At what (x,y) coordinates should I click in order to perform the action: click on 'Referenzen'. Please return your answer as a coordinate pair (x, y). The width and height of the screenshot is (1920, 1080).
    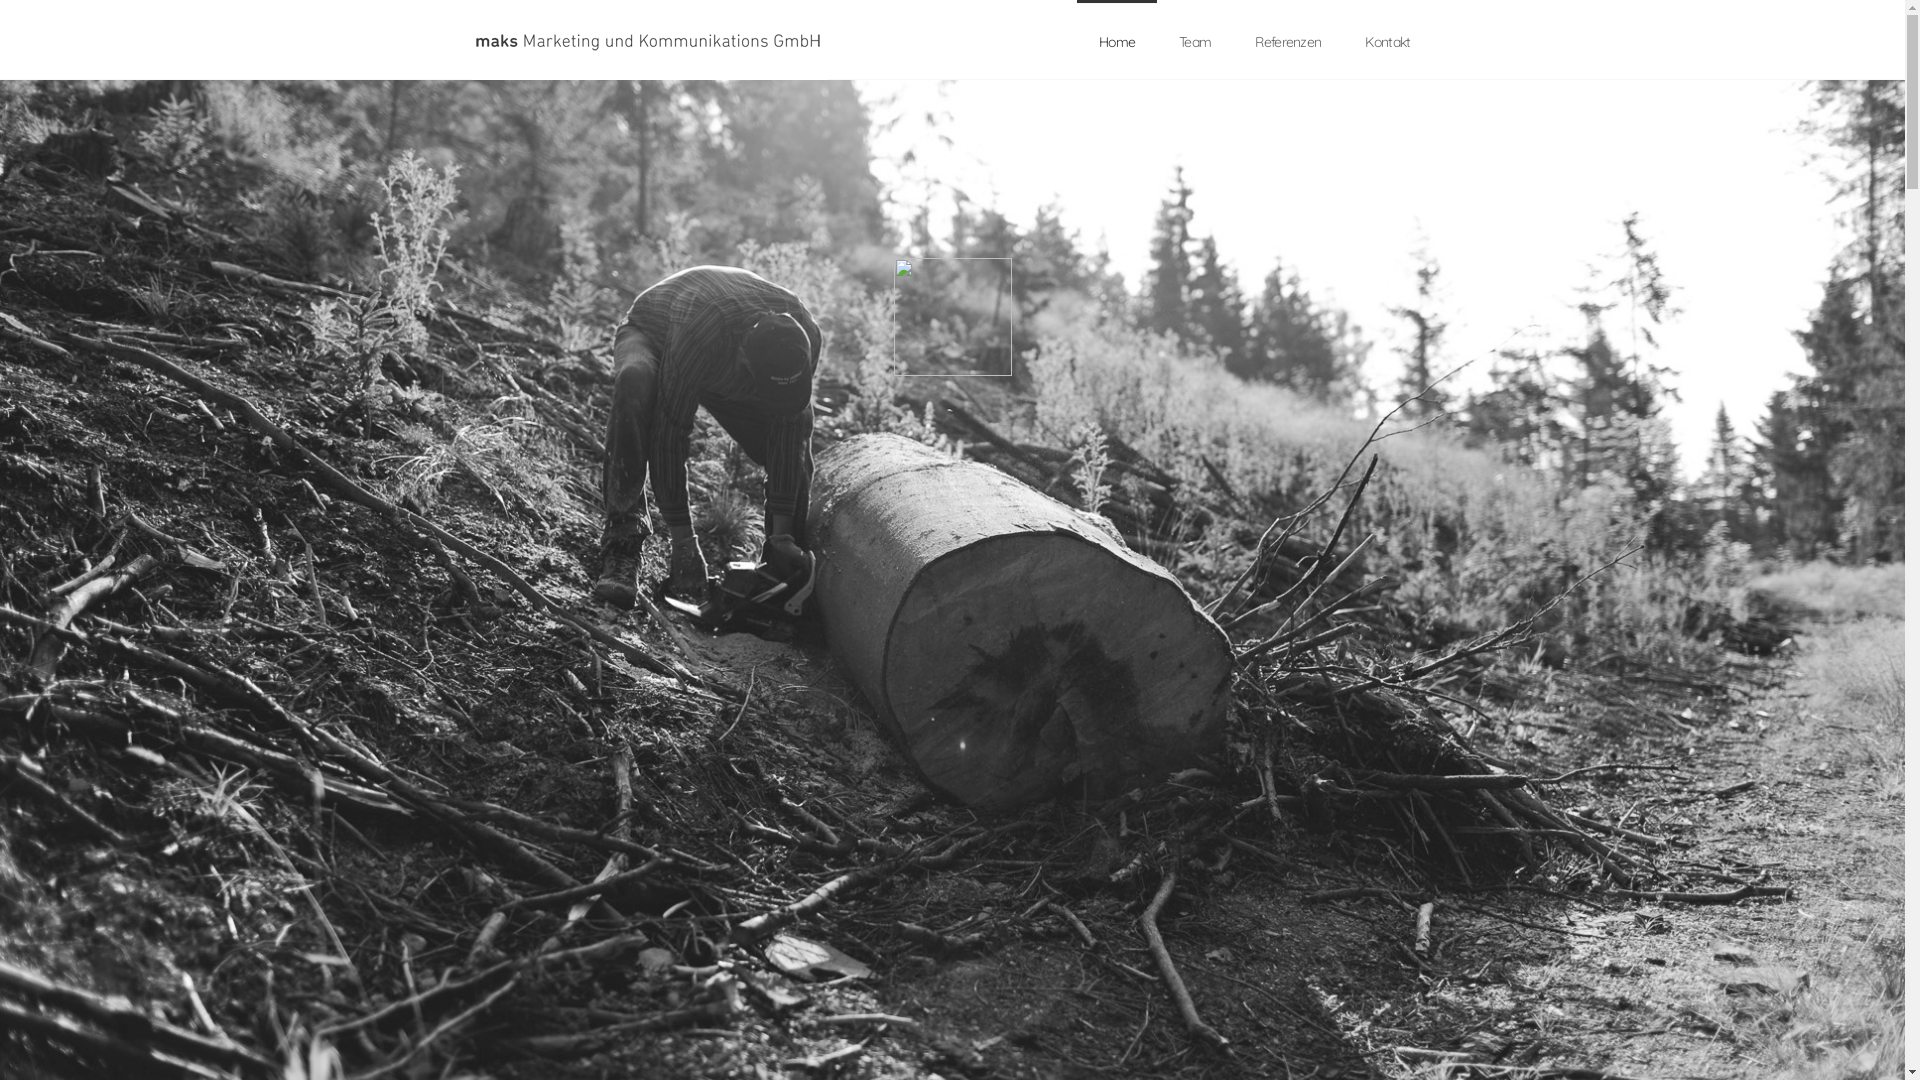
    Looking at the image, I should click on (1287, 41).